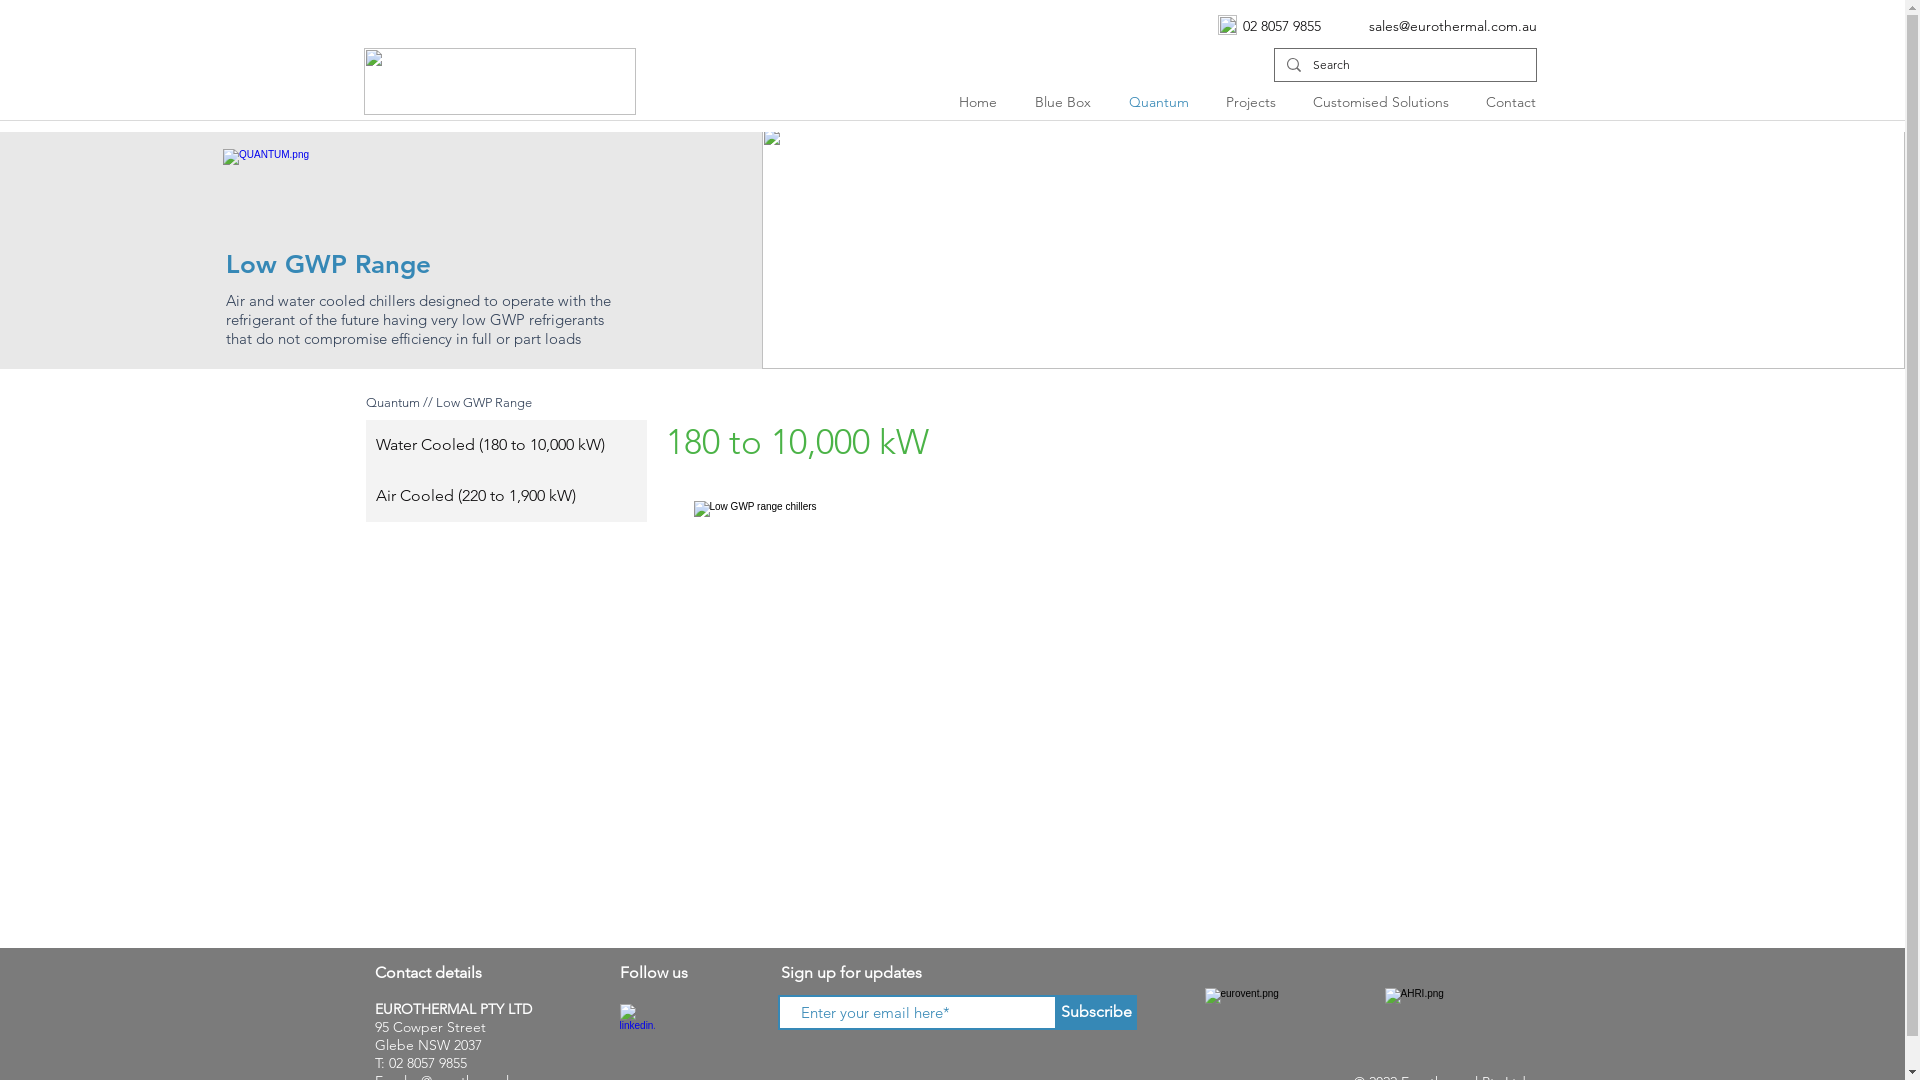  I want to click on 'Water Cooled (180 to 10,000 kW)', so click(506, 444).